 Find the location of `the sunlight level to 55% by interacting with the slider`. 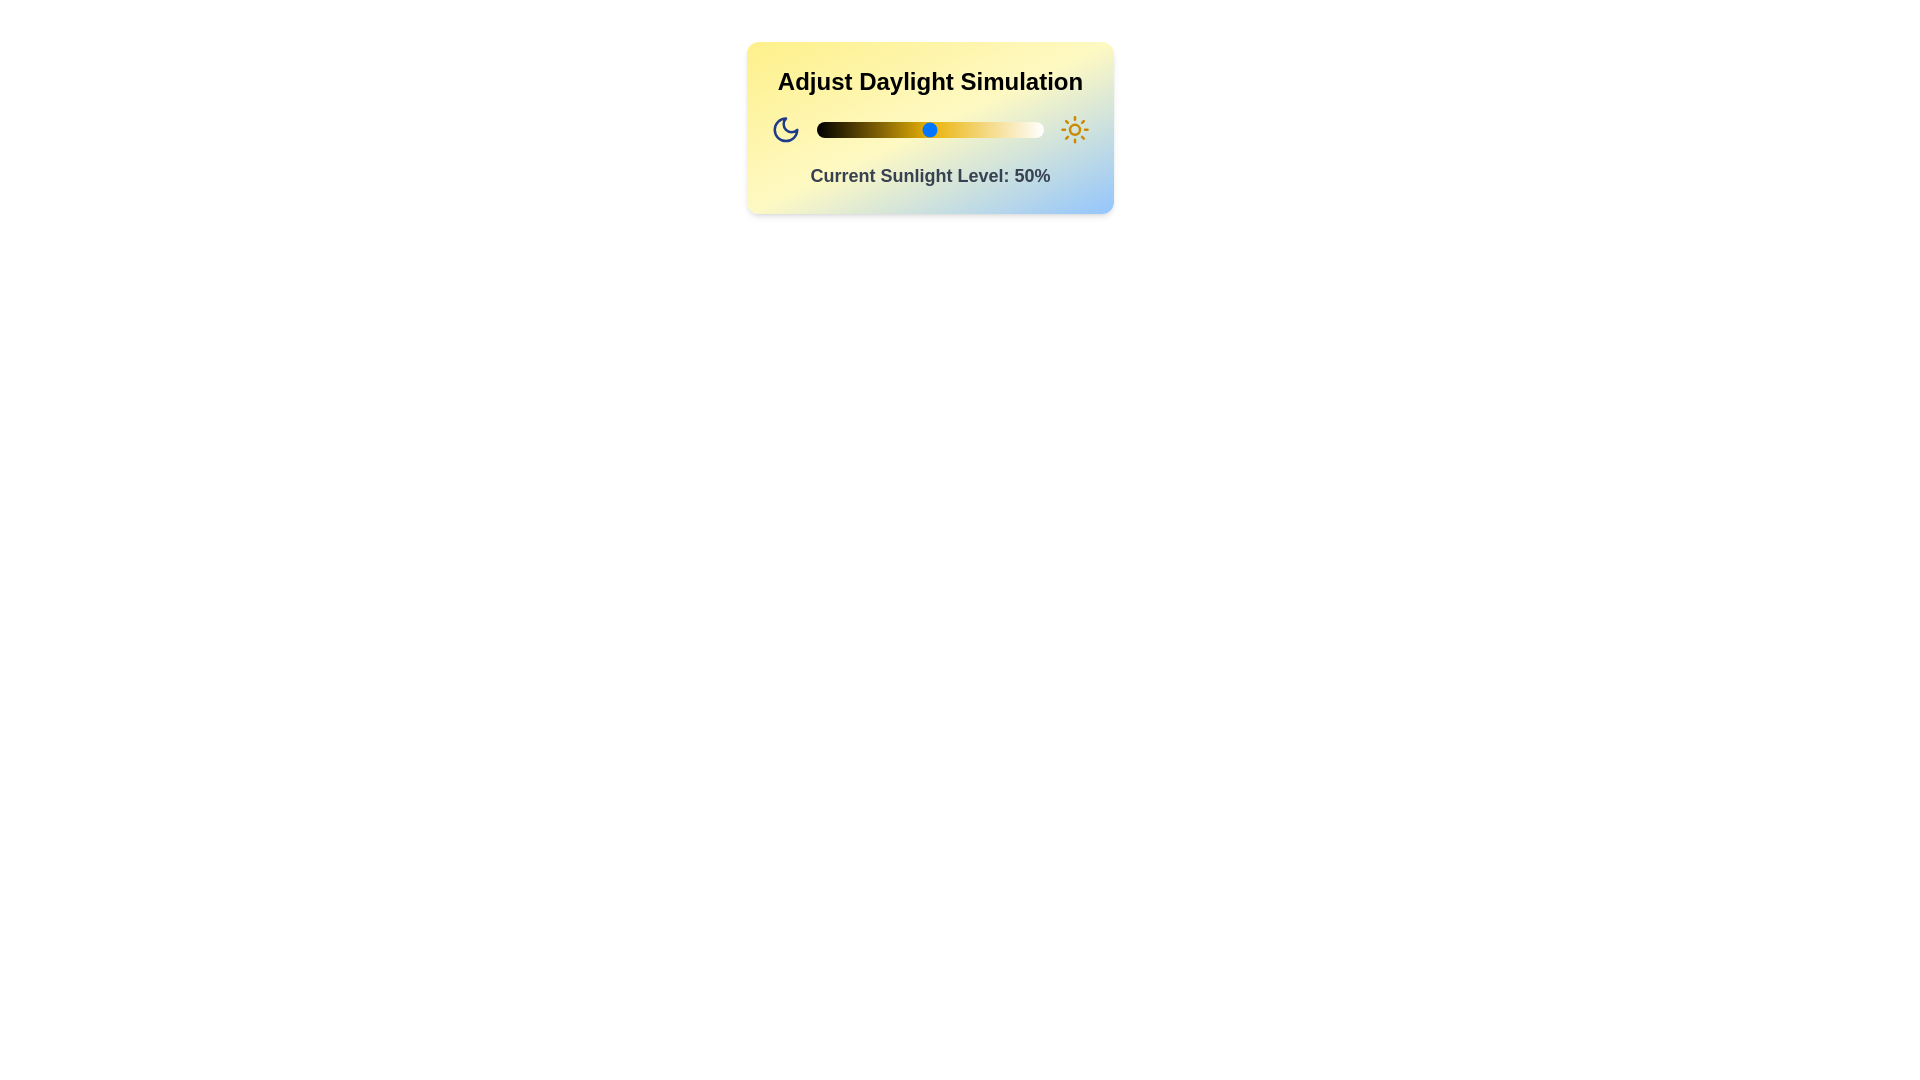

the sunlight level to 55% by interacting with the slider is located at coordinates (940, 130).